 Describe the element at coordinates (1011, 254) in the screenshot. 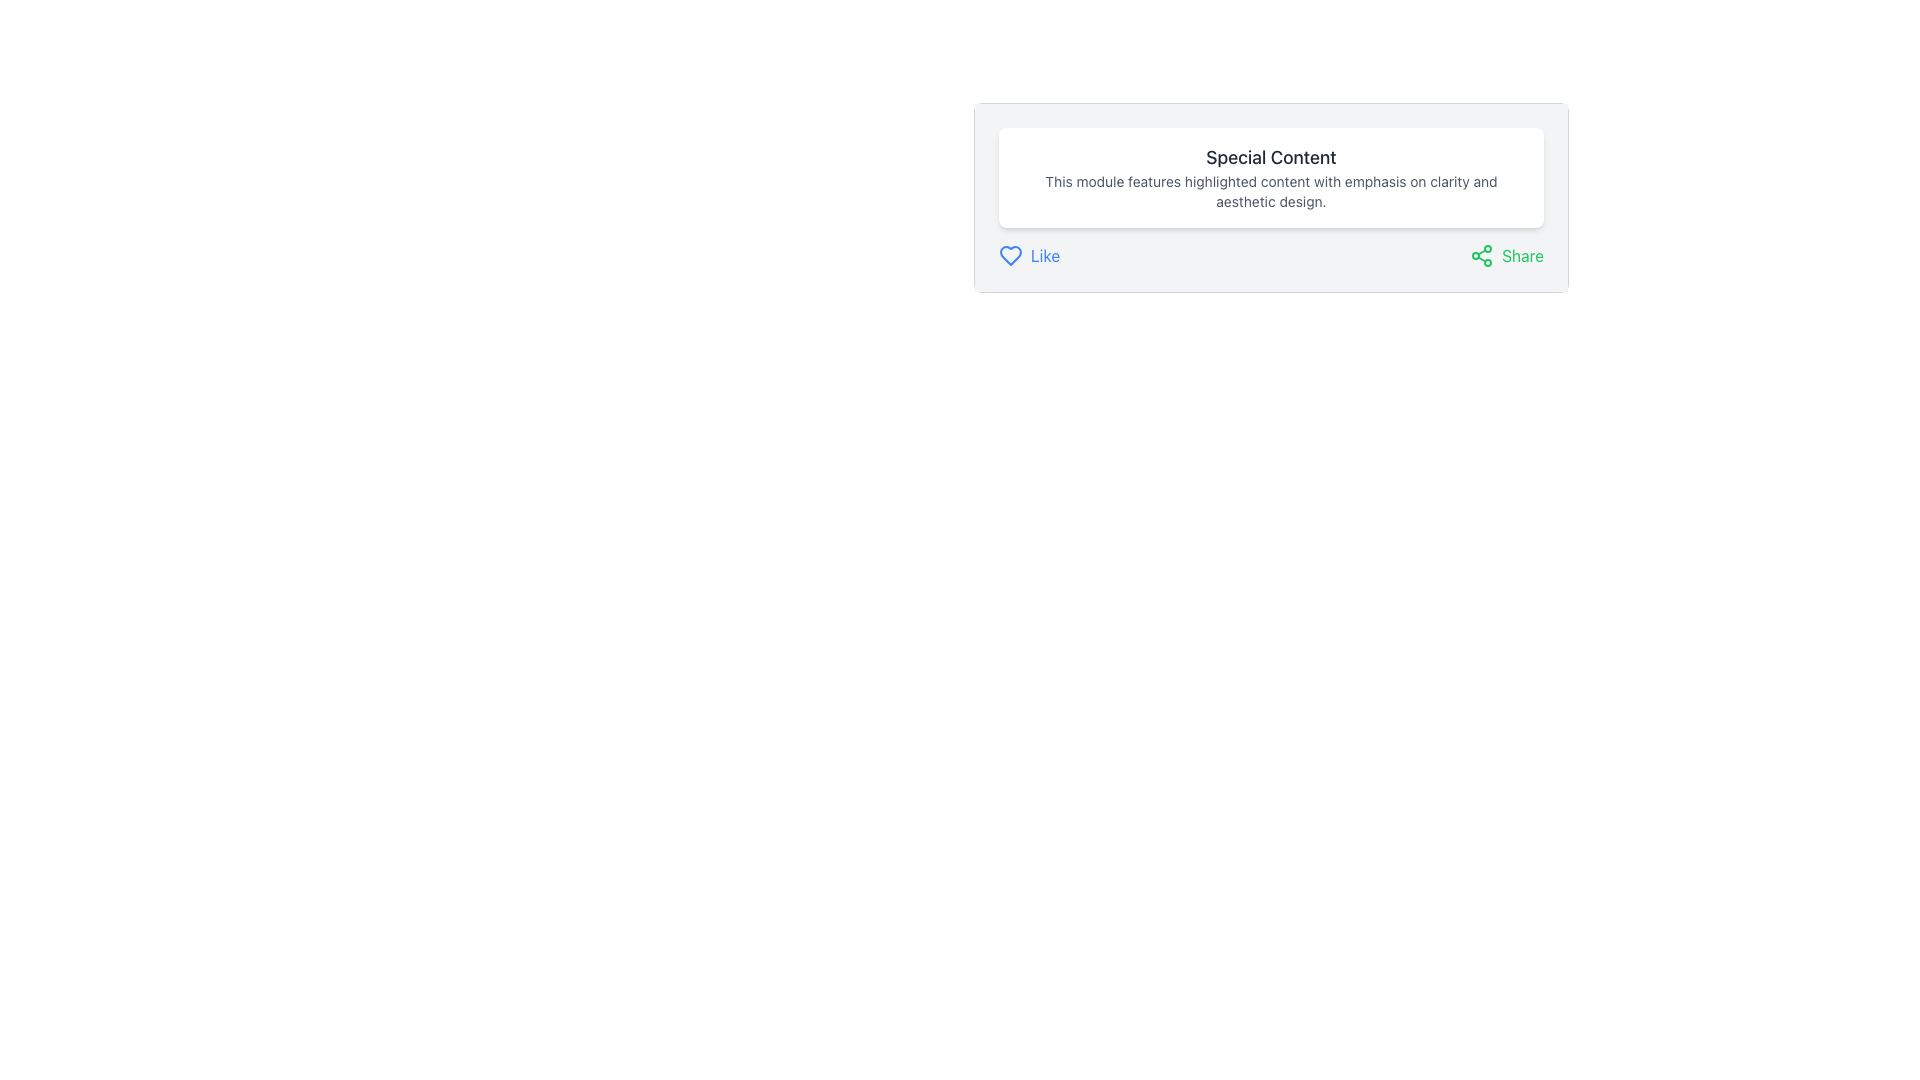

I see `the heart-shaped icon to express a 'Like' action, located to the left of the text 'Like' under the 'Special Content' label` at that location.